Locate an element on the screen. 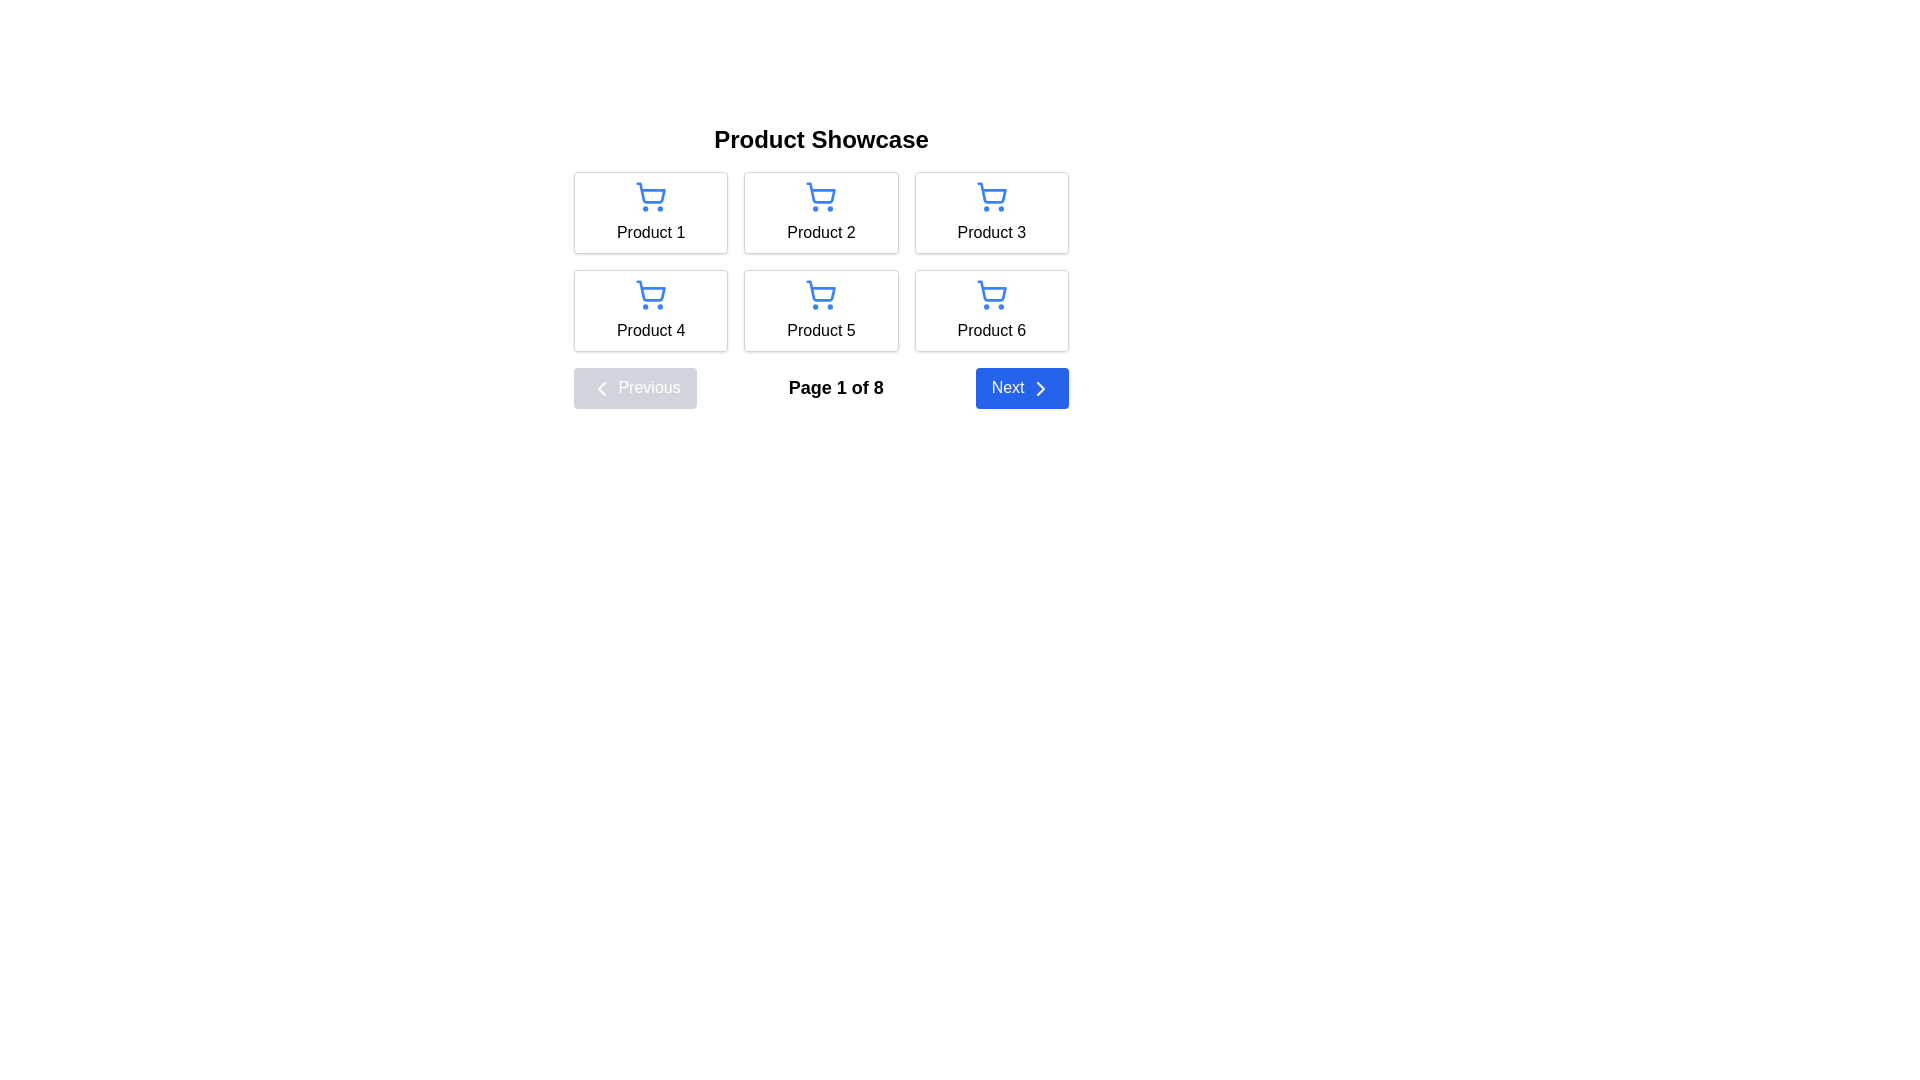 The width and height of the screenshot is (1920, 1080). text label that contains 'Product 2', which is styled in a medium-weight font and is positioned below a shopping cart icon in a minimalistic design is located at coordinates (821, 231).